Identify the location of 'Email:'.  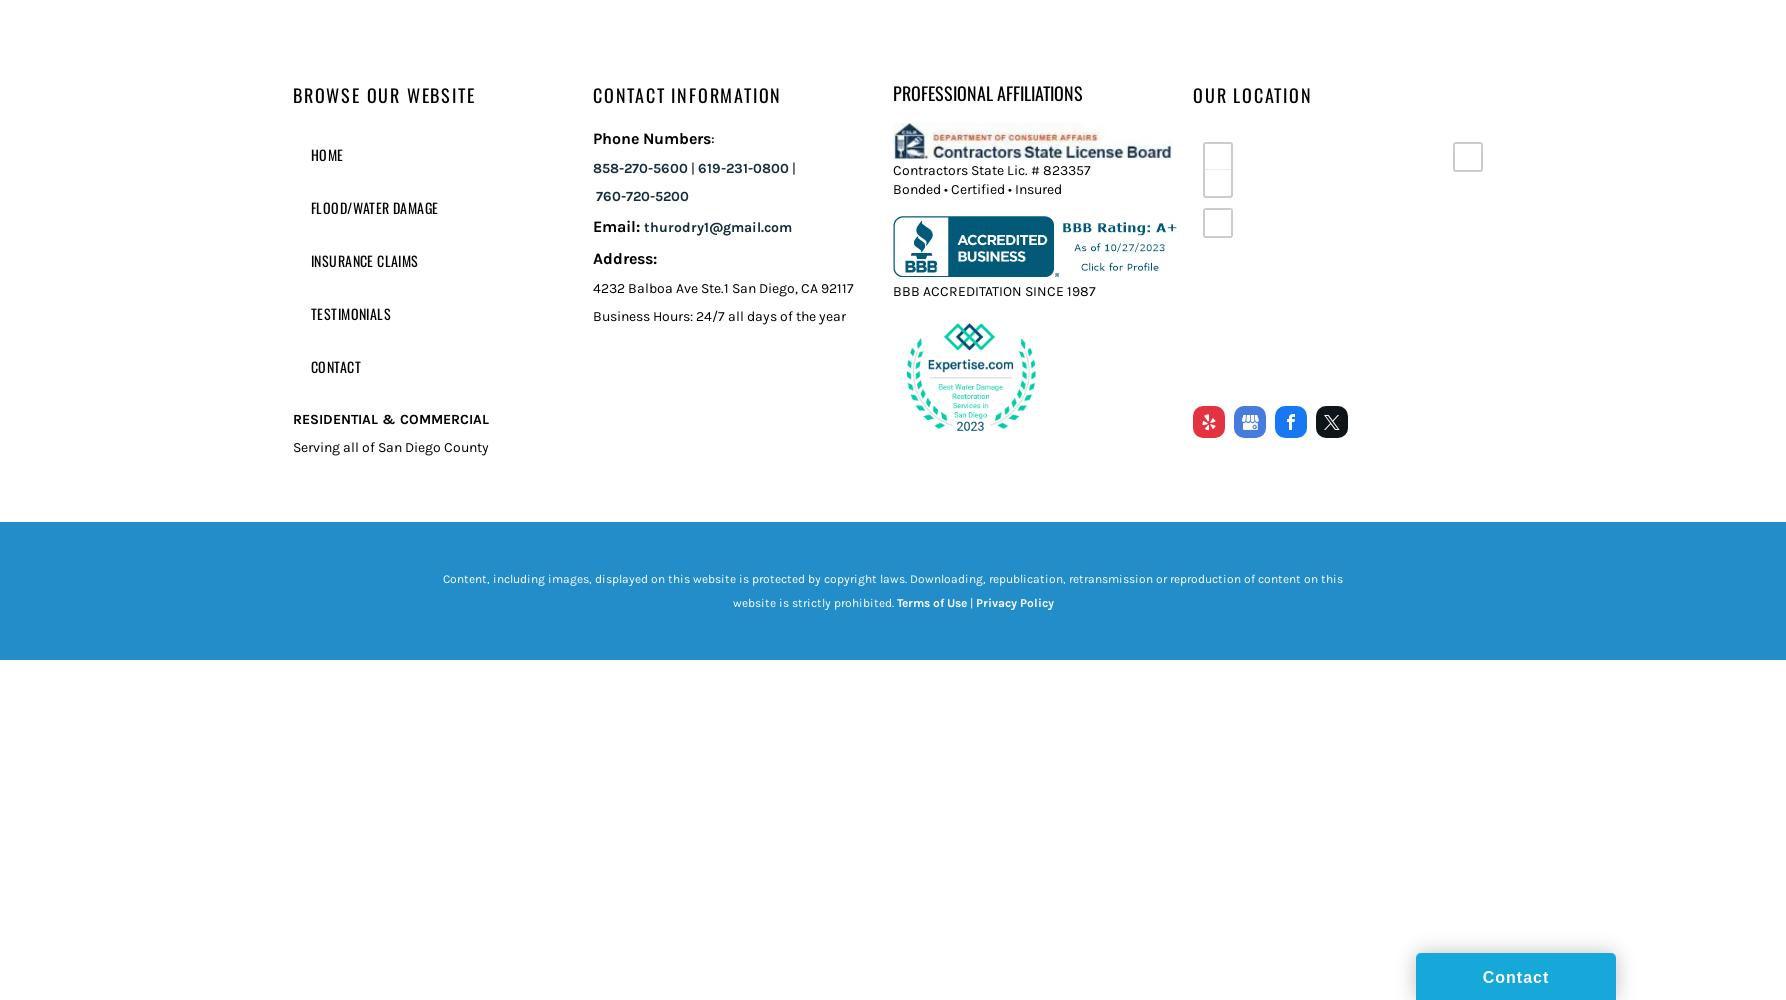
(616, 225).